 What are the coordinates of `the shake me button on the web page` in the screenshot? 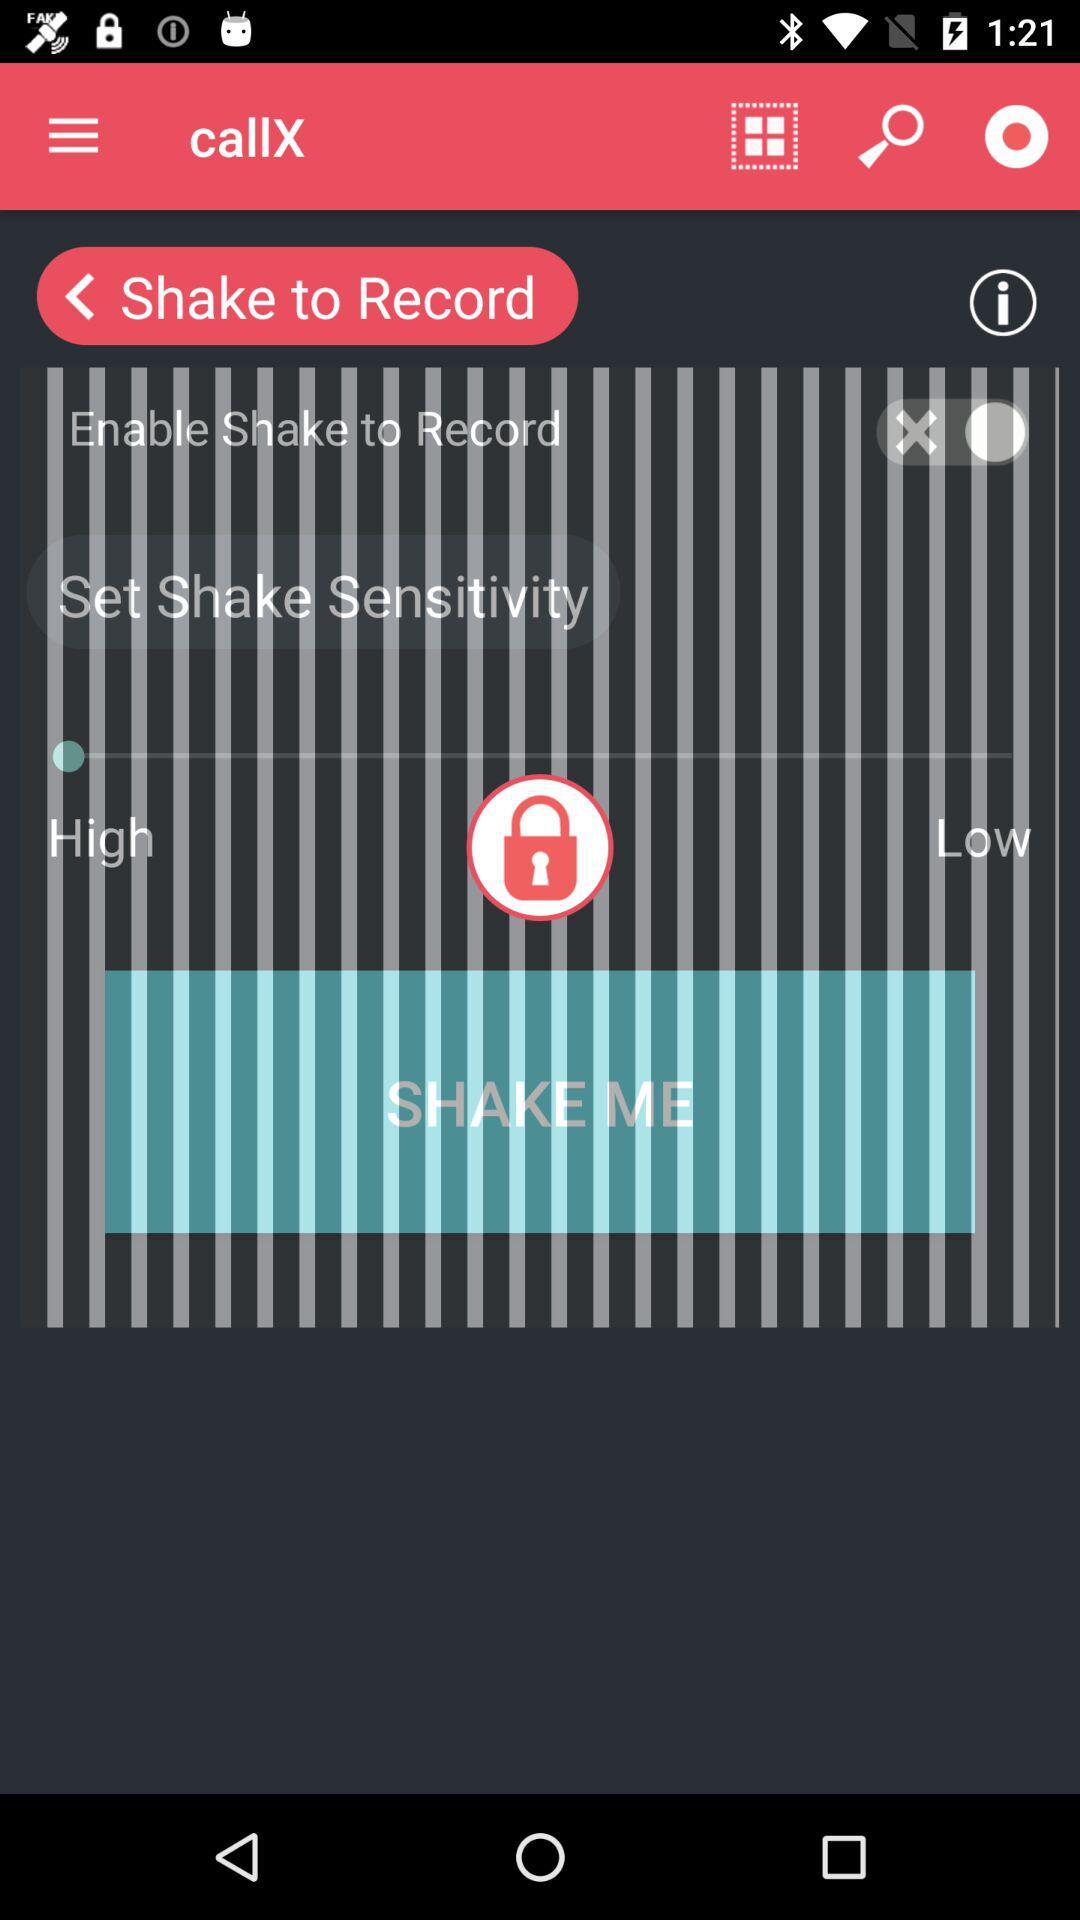 It's located at (540, 1101).